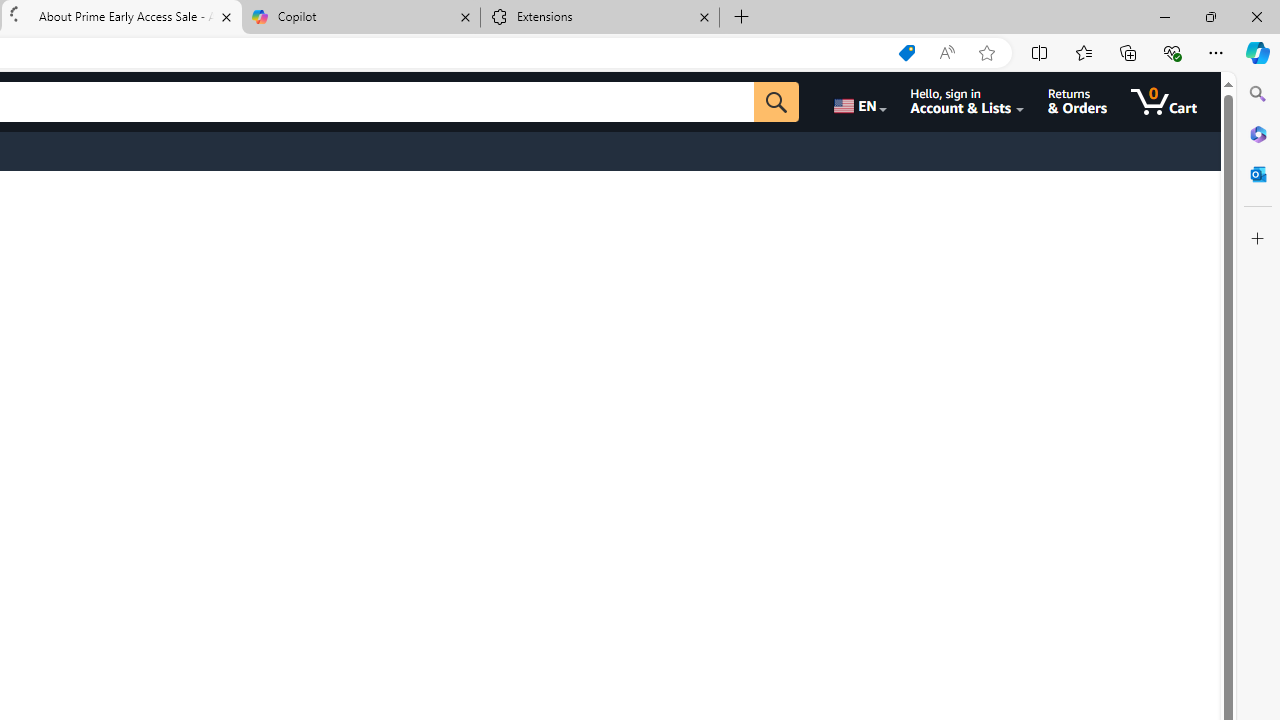 The width and height of the screenshot is (1280, 720). Describe the element at coordinates (874, 101) in the screenshot. I see `'Choose a language for shopping.'` at that location.